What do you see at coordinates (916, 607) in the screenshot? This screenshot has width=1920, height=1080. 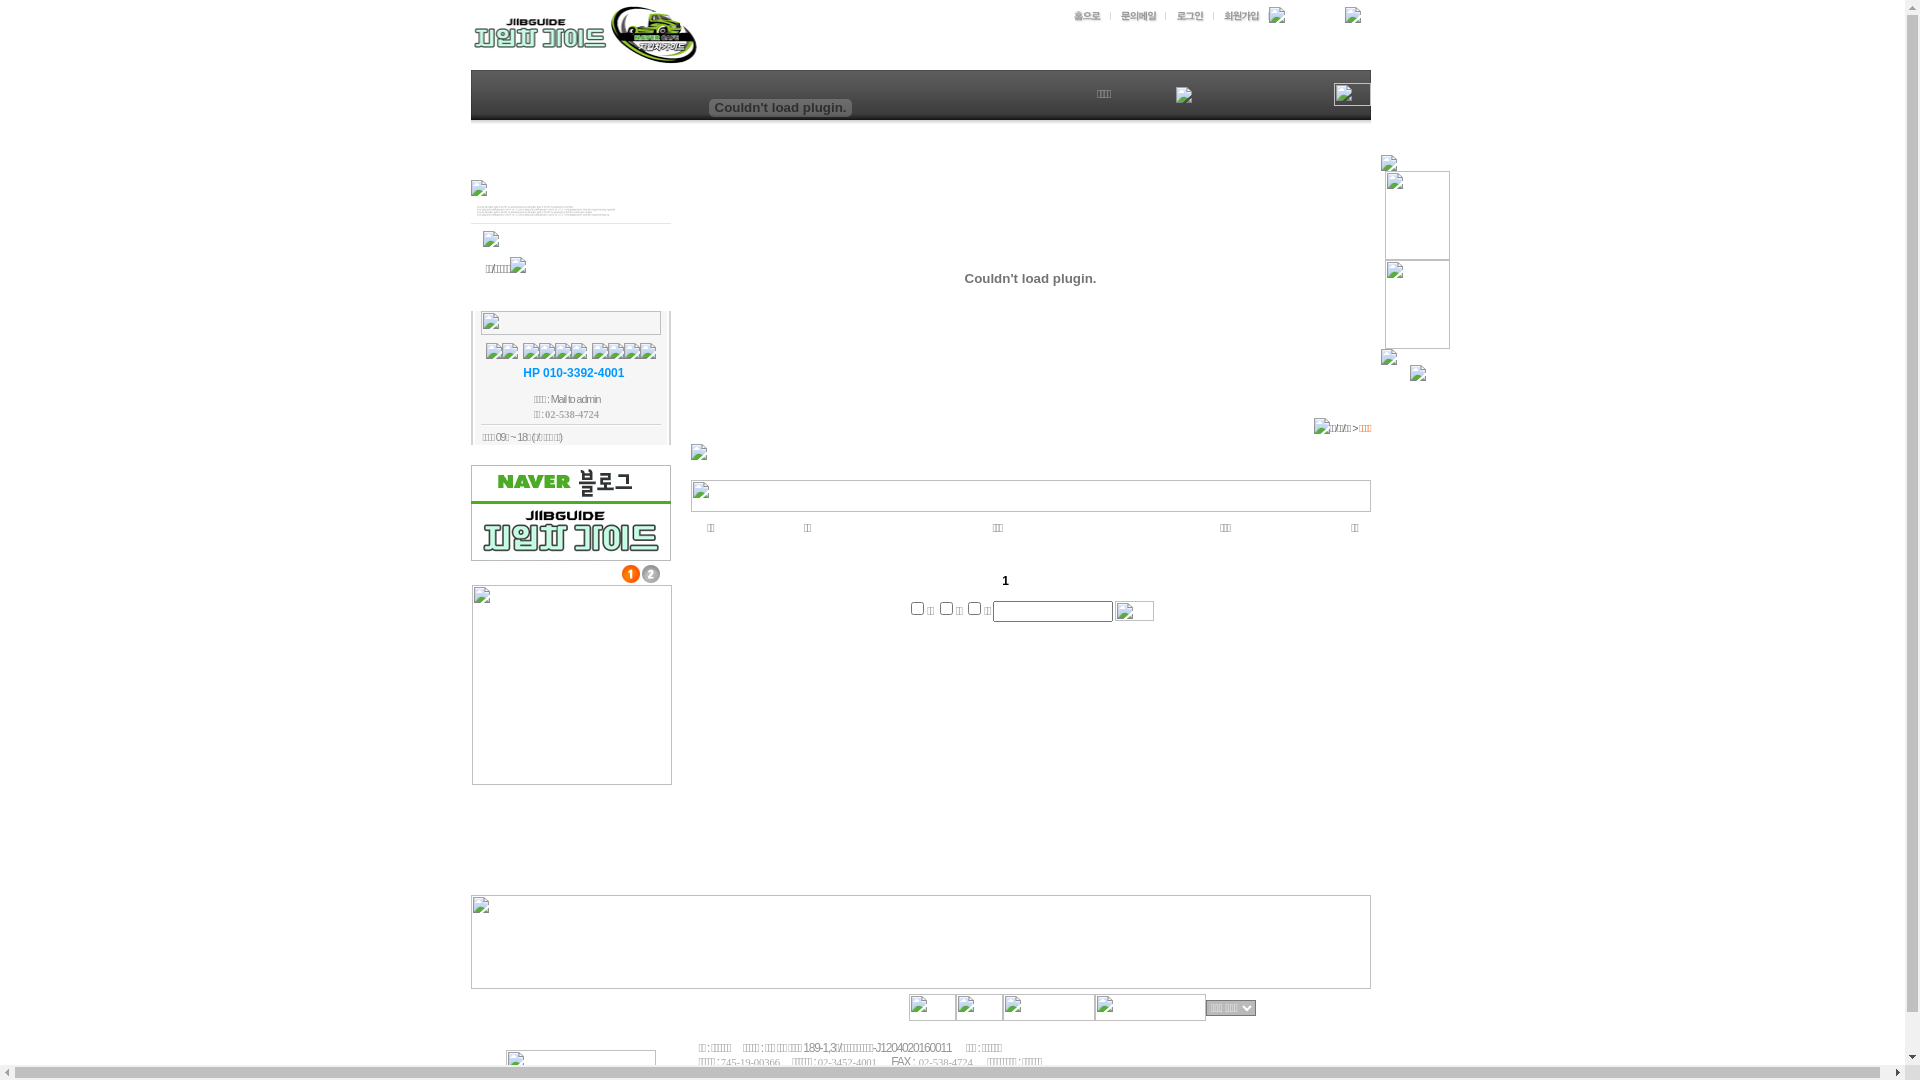 I see `'1'` at bounding box center [916, 607].